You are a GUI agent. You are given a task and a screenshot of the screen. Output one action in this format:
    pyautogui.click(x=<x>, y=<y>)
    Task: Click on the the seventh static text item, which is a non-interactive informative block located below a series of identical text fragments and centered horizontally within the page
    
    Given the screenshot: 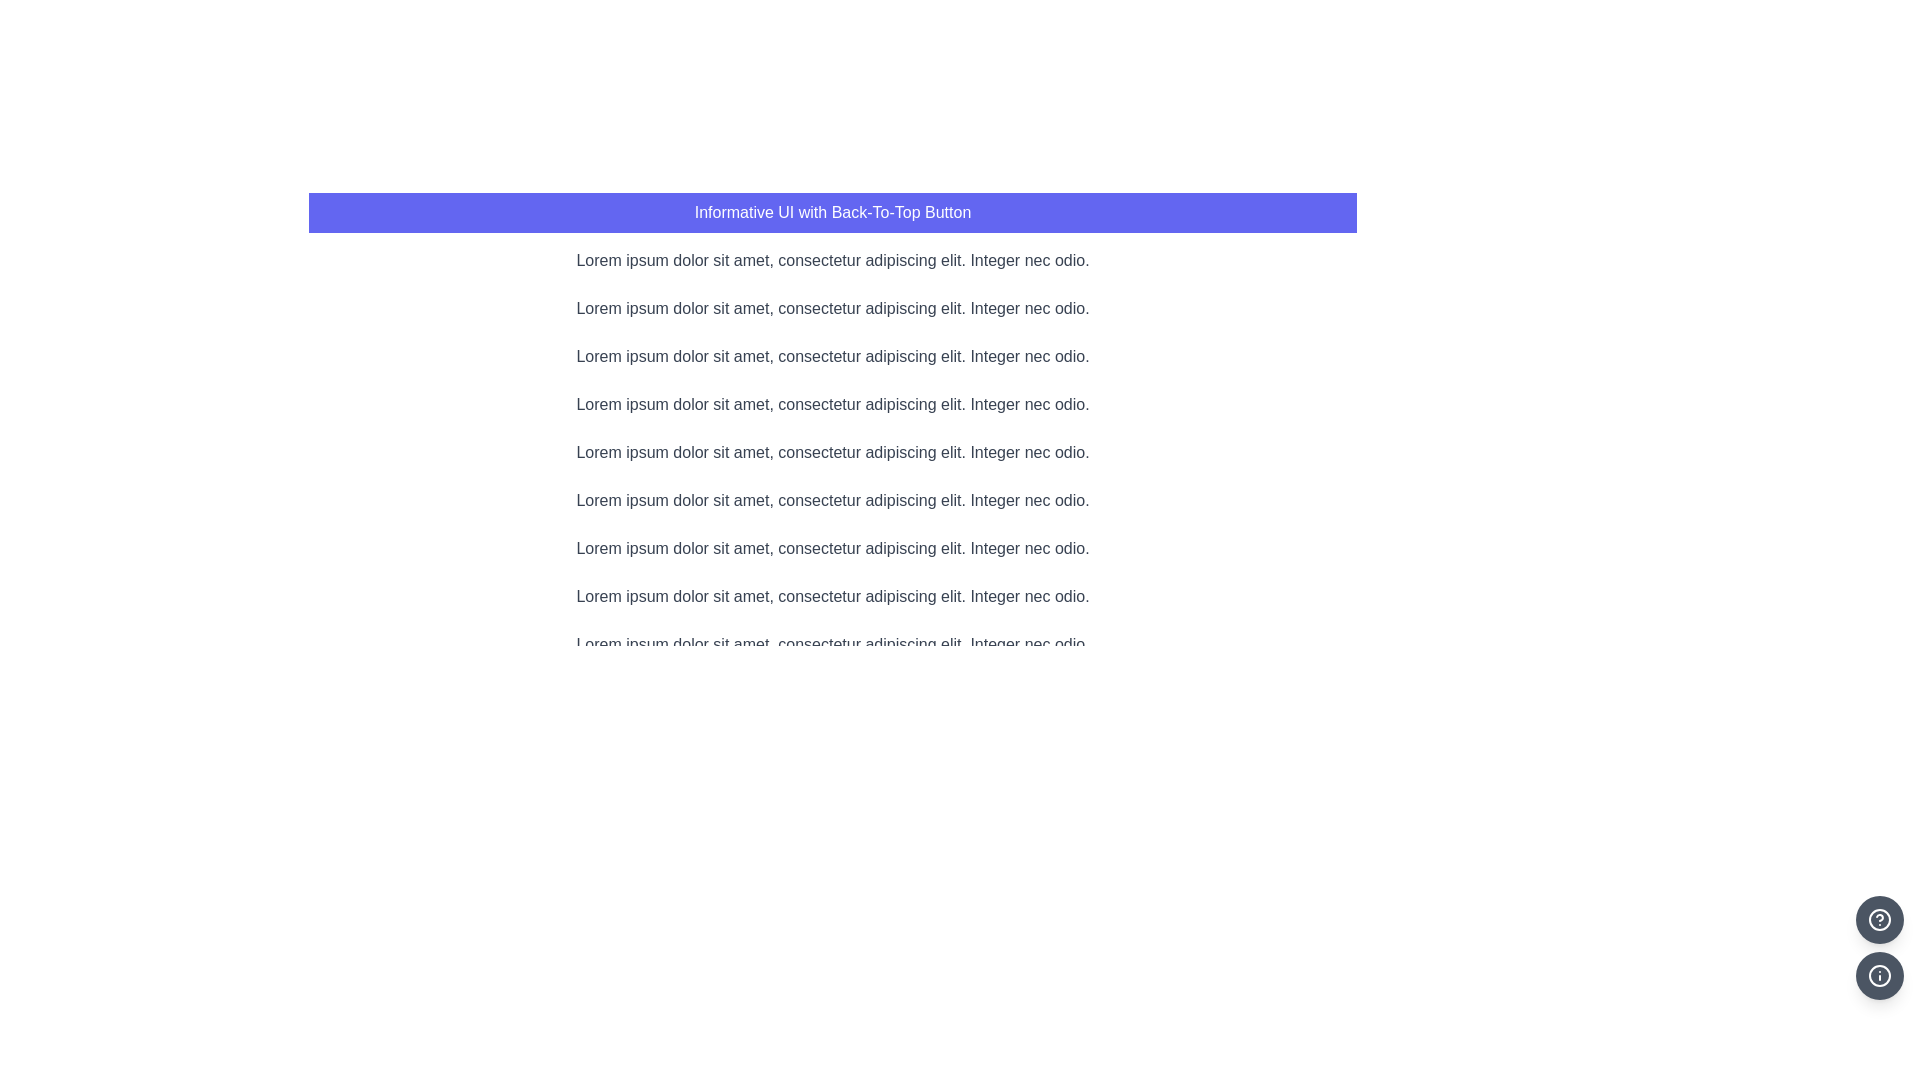 What is the action you would take?
    pyautogui.click(x=833, y=548)
    